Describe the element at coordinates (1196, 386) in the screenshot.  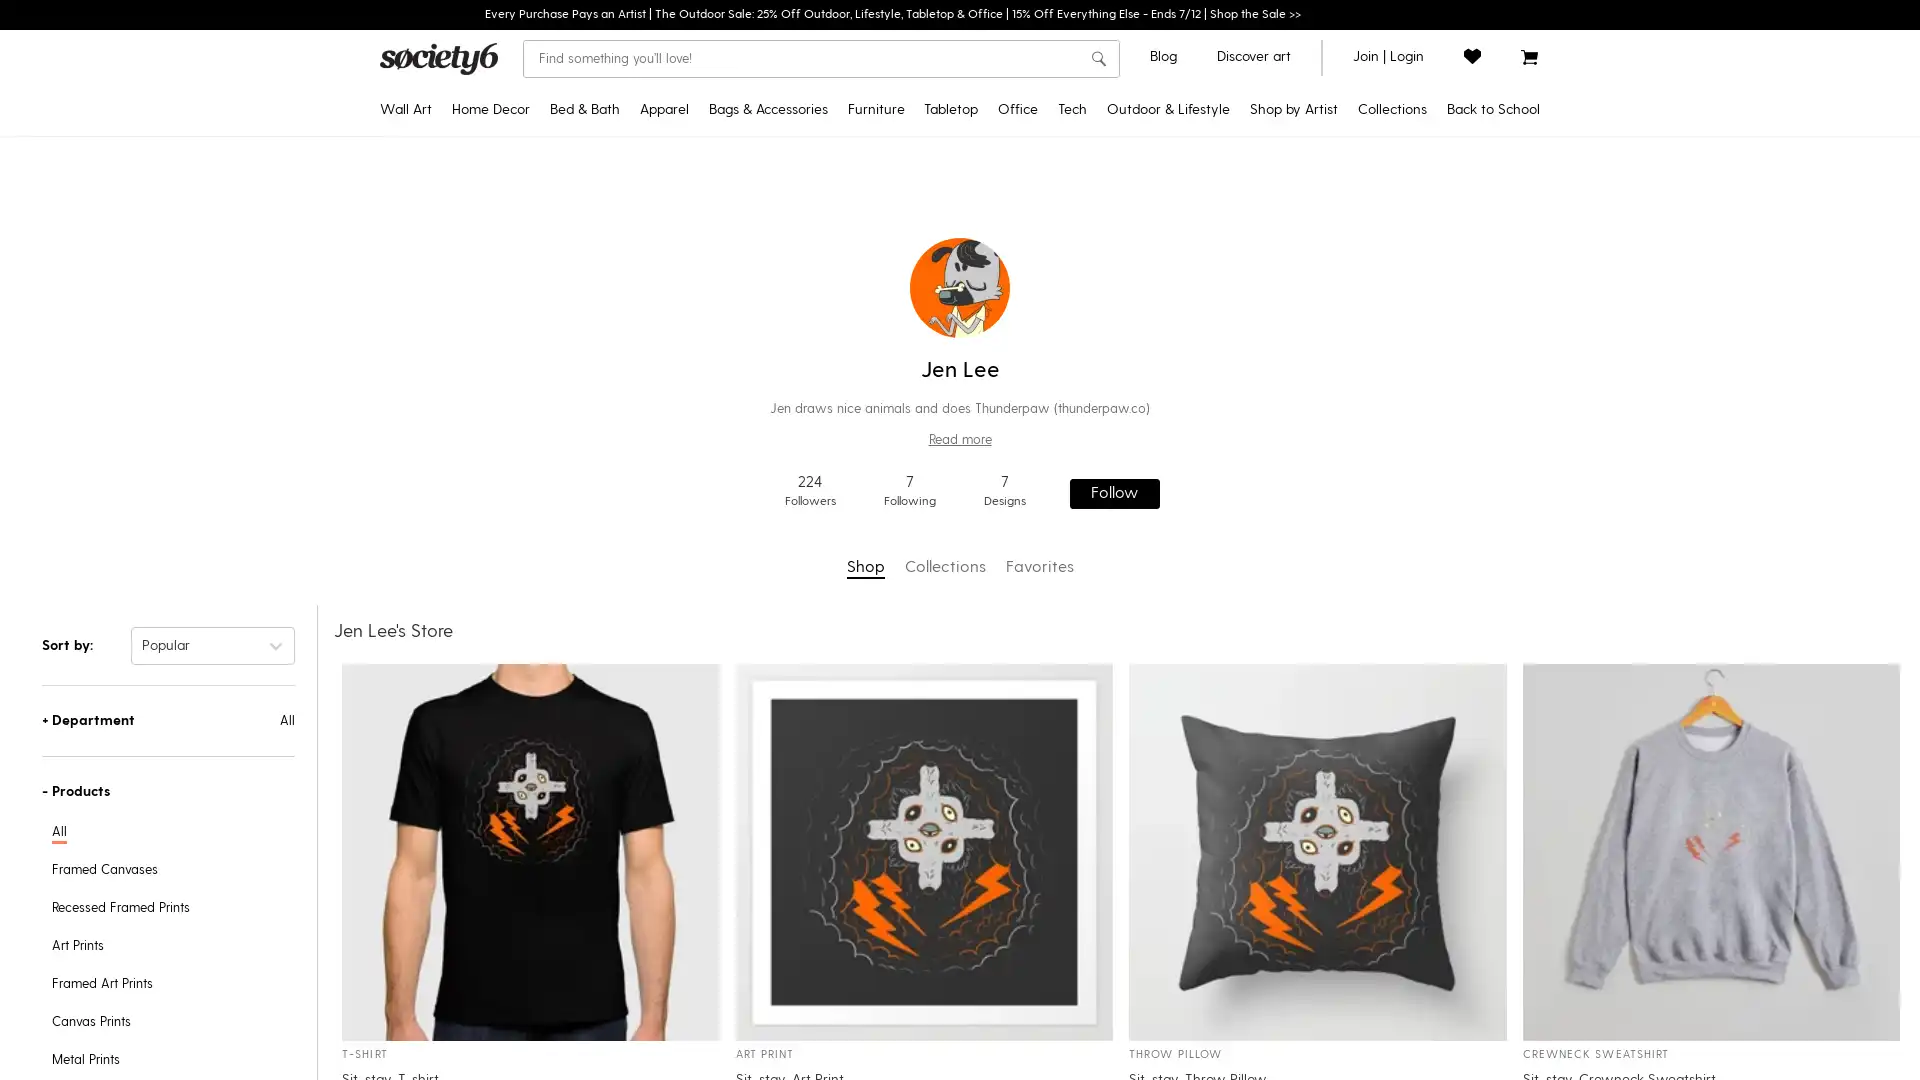
I see `Wine Chillers` at that location.